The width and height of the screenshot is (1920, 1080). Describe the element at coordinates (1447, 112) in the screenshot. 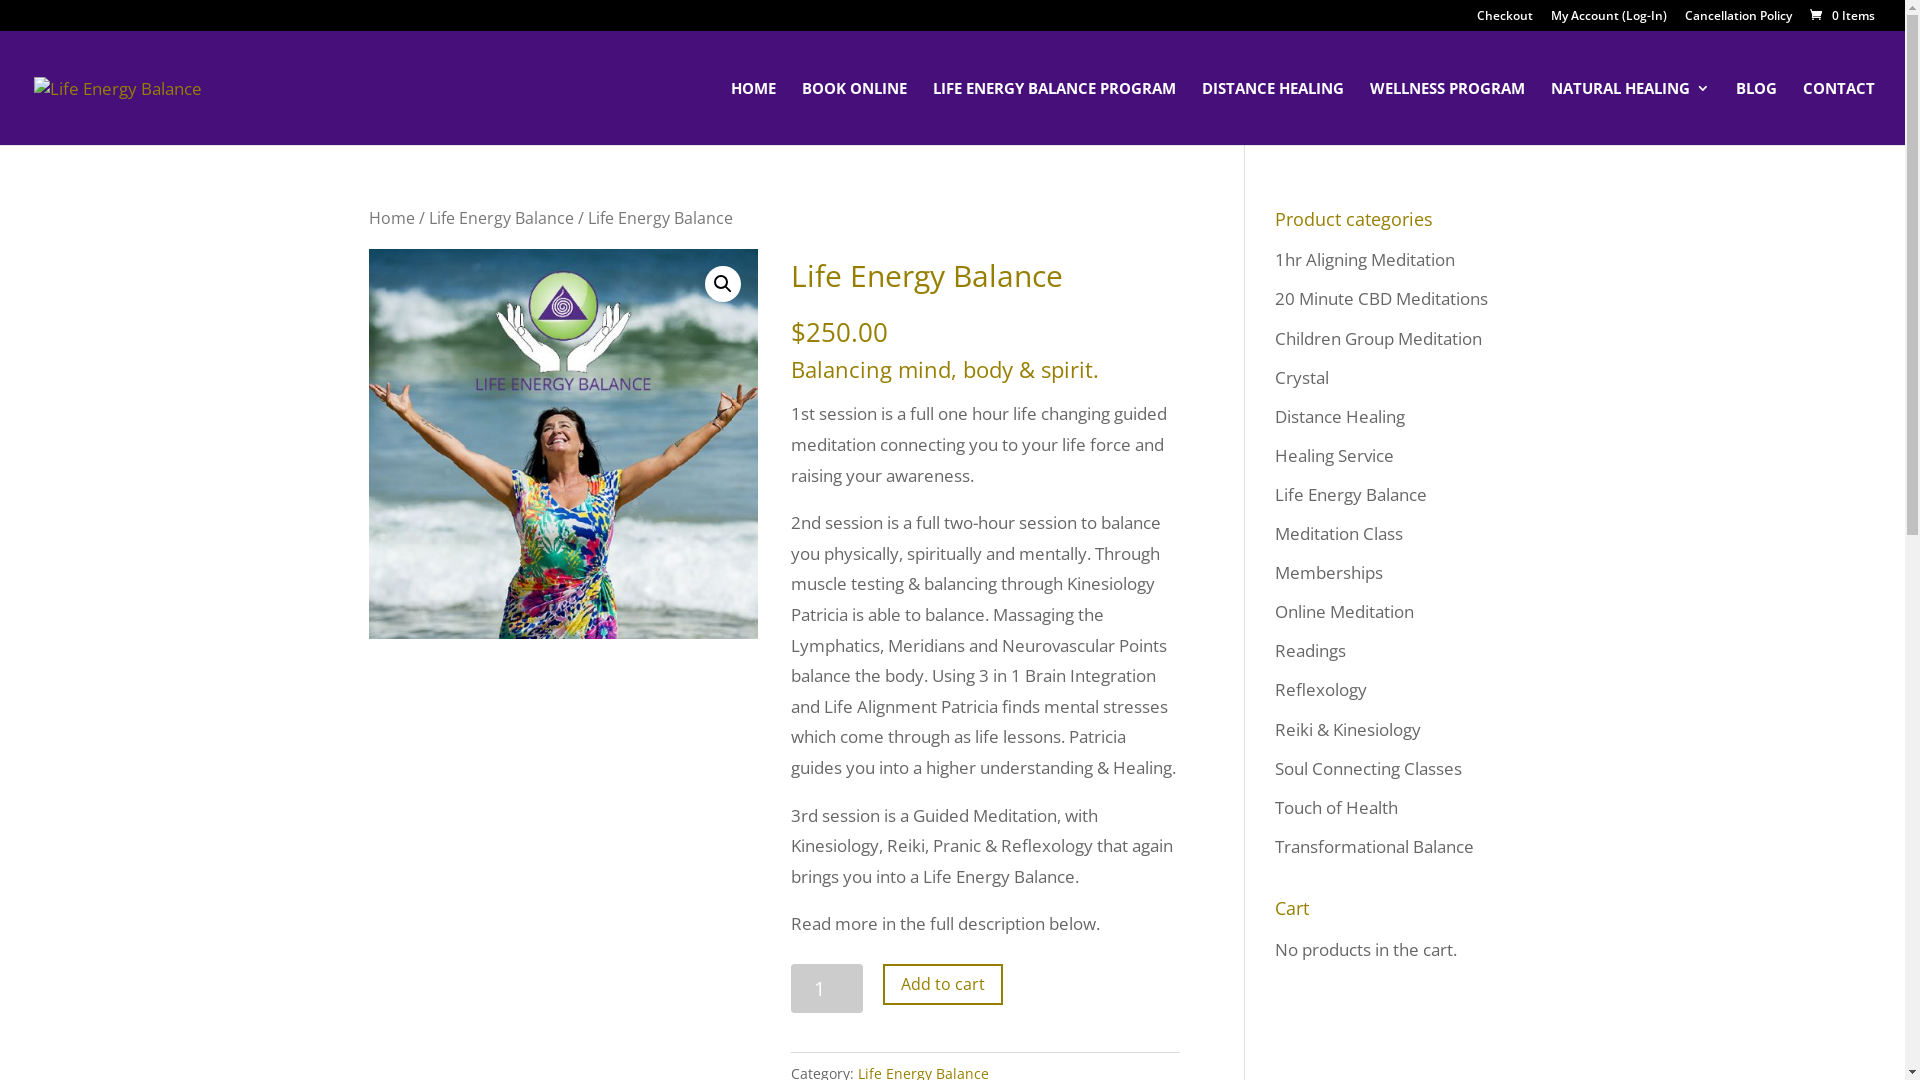

I see `'WELLNESS PROGRAM'` at that location.